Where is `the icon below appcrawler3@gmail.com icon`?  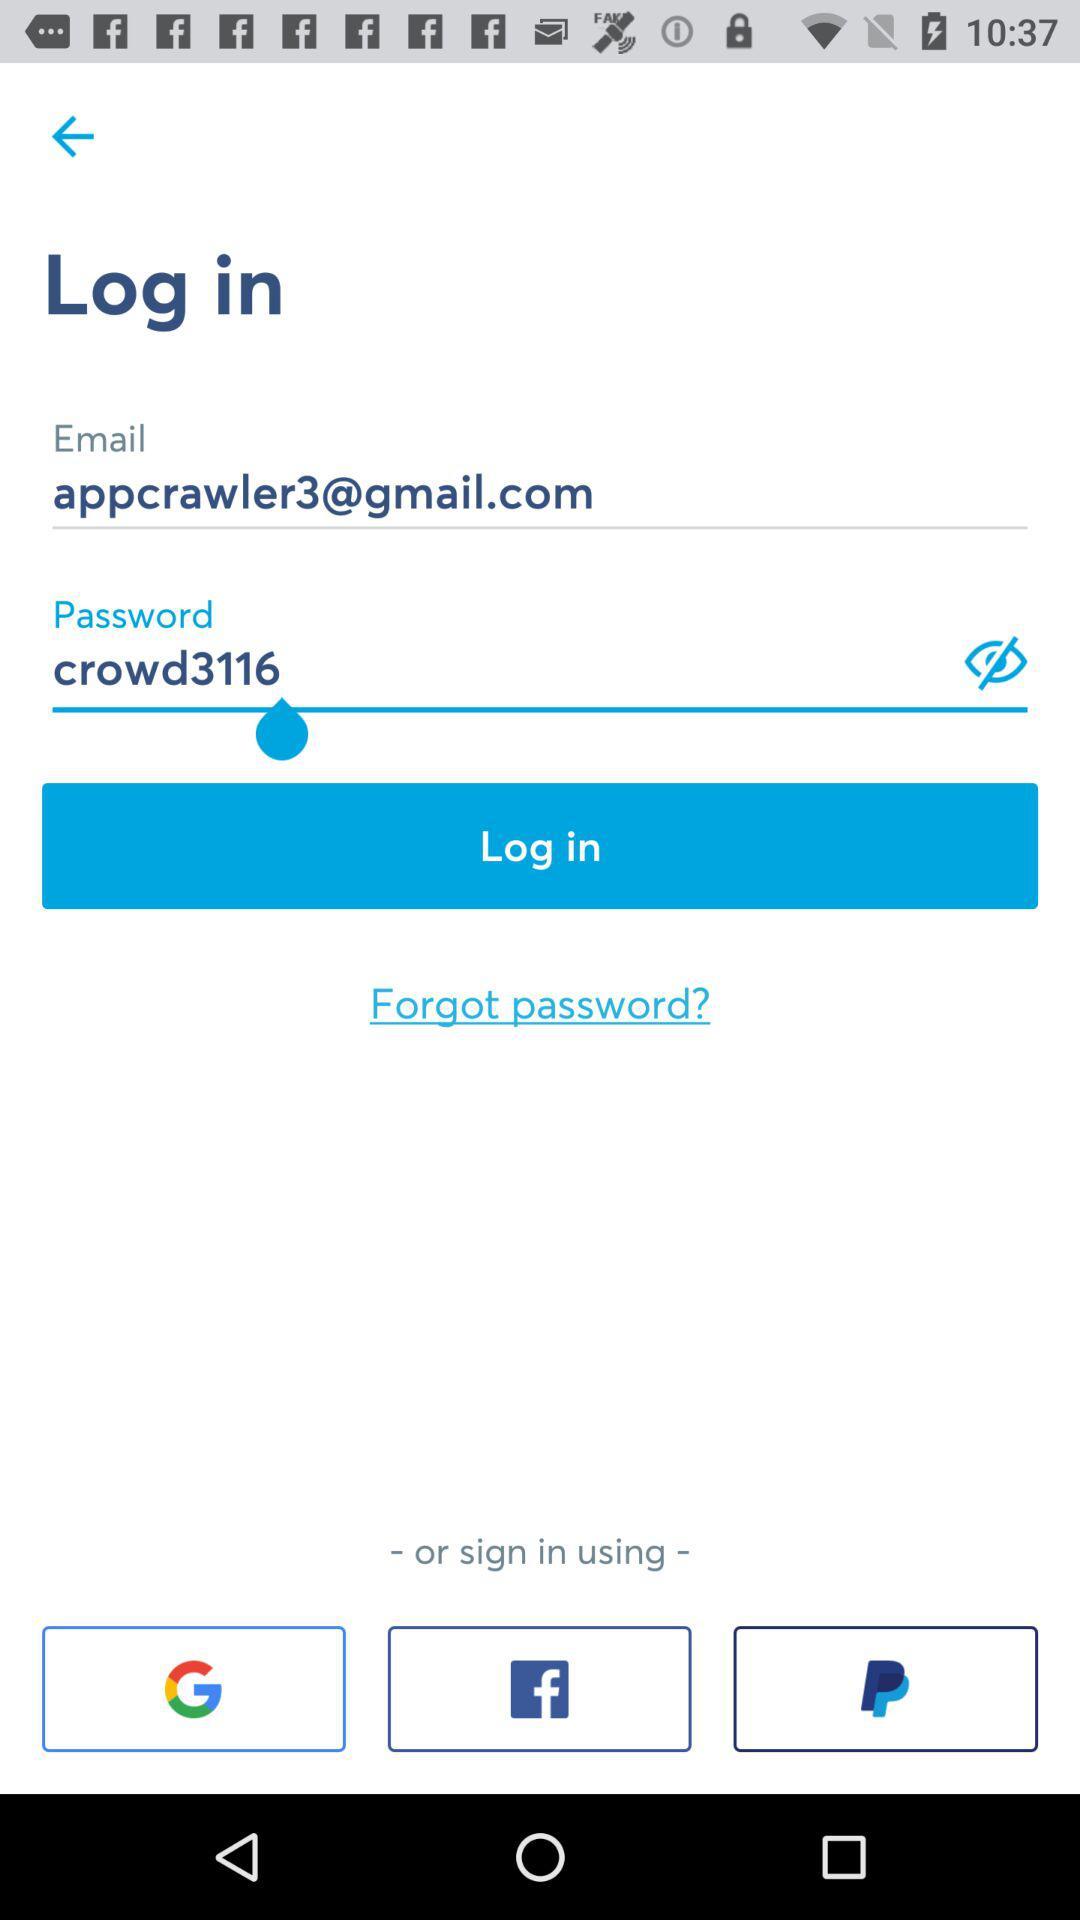 the icon below appcrawler3@gmail.com icon is located at coordinates (540, 640).